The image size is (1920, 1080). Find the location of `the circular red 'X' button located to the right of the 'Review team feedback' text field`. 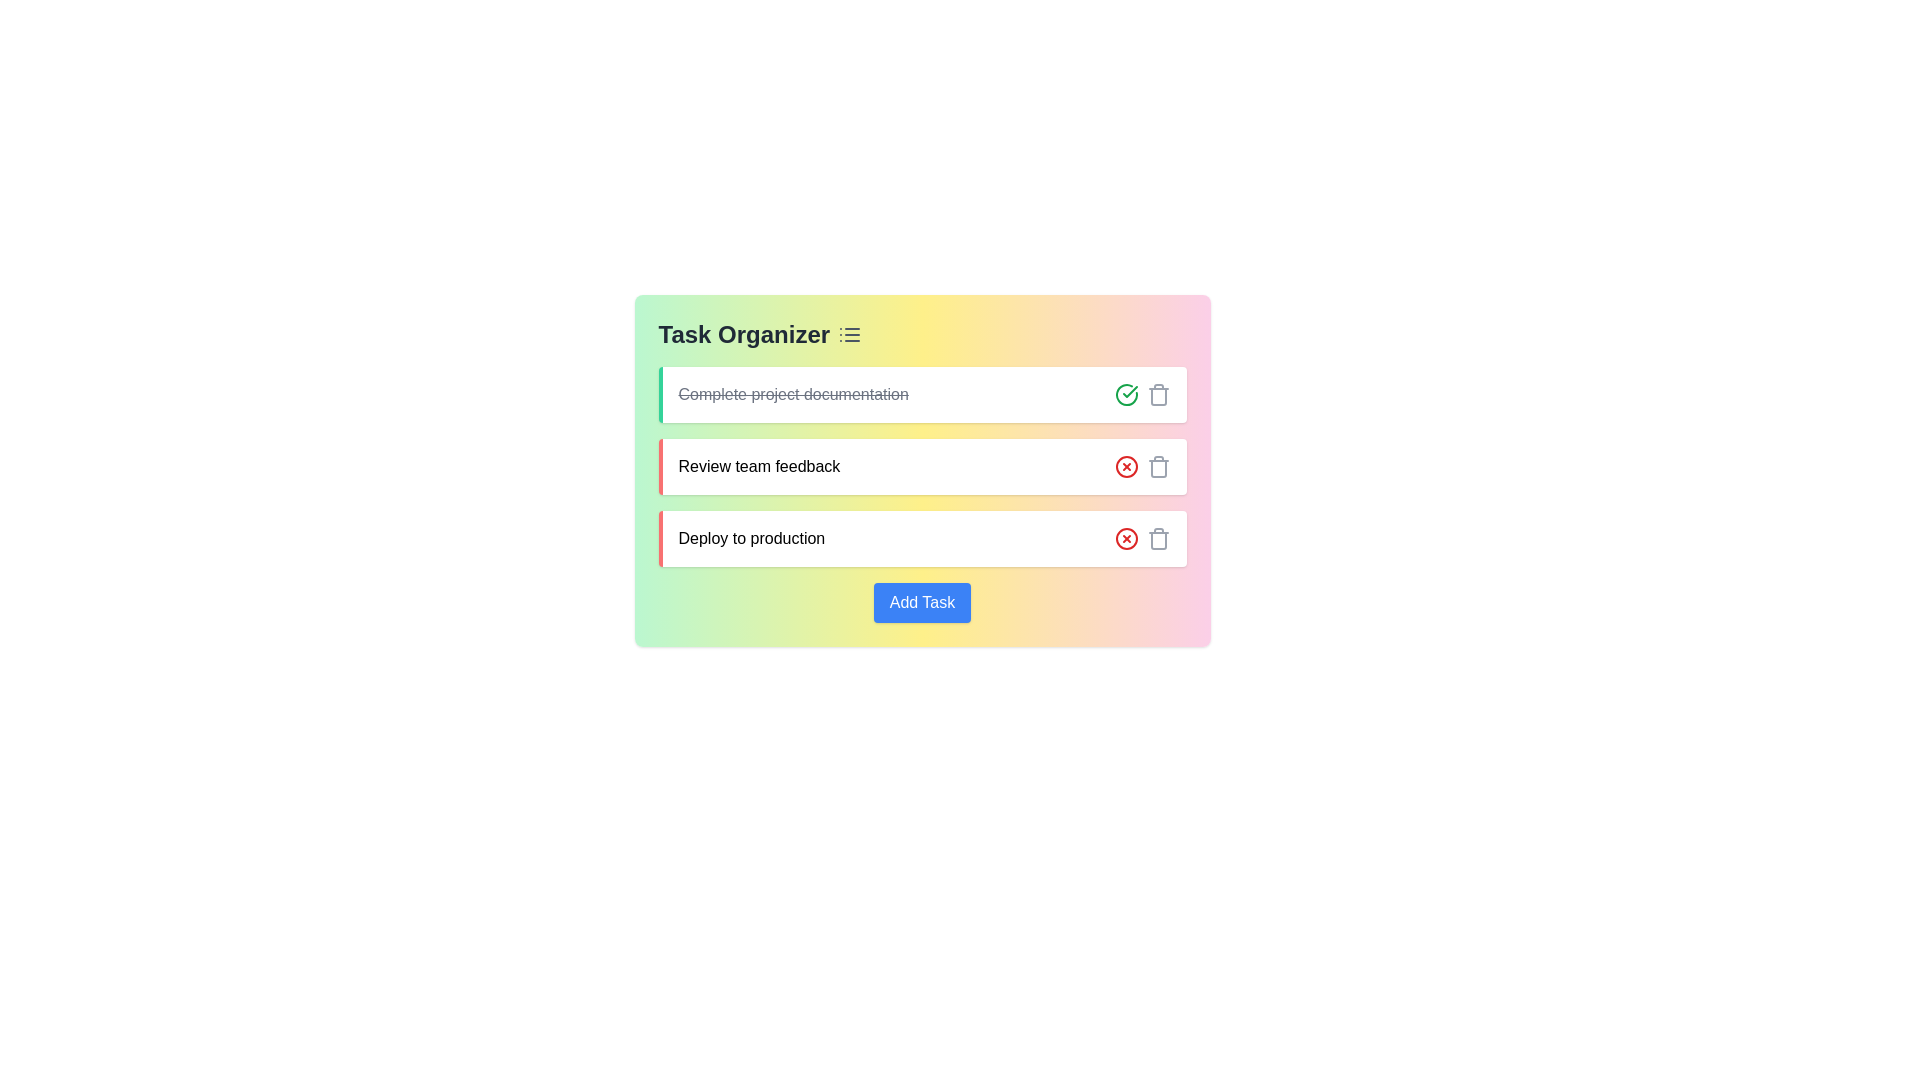

the circular red 'X' button located to the right of the 'Review team feedback' text field is located at coordinates (1126, 466).